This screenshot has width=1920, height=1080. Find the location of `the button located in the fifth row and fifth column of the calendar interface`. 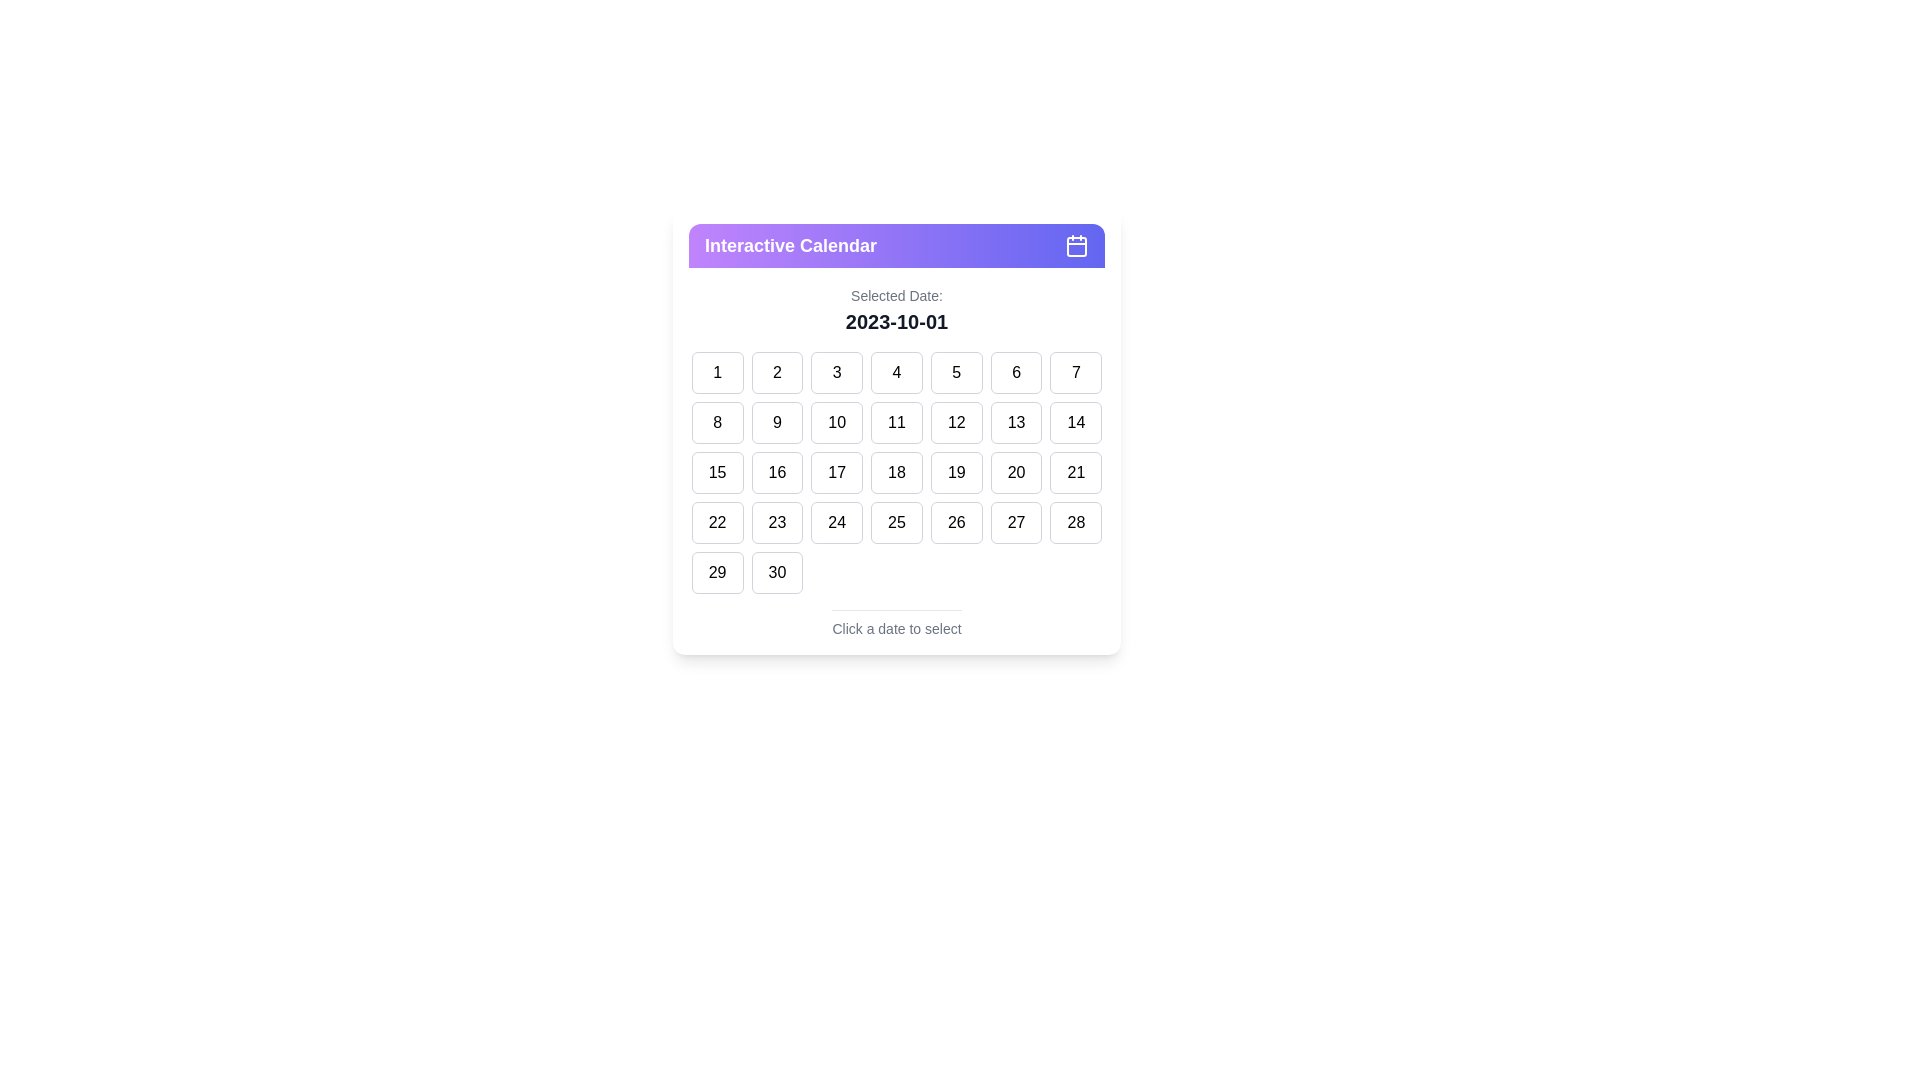

the button located in the fifth row and fifth column of the calendar interface is located at coordinates (955, 522).